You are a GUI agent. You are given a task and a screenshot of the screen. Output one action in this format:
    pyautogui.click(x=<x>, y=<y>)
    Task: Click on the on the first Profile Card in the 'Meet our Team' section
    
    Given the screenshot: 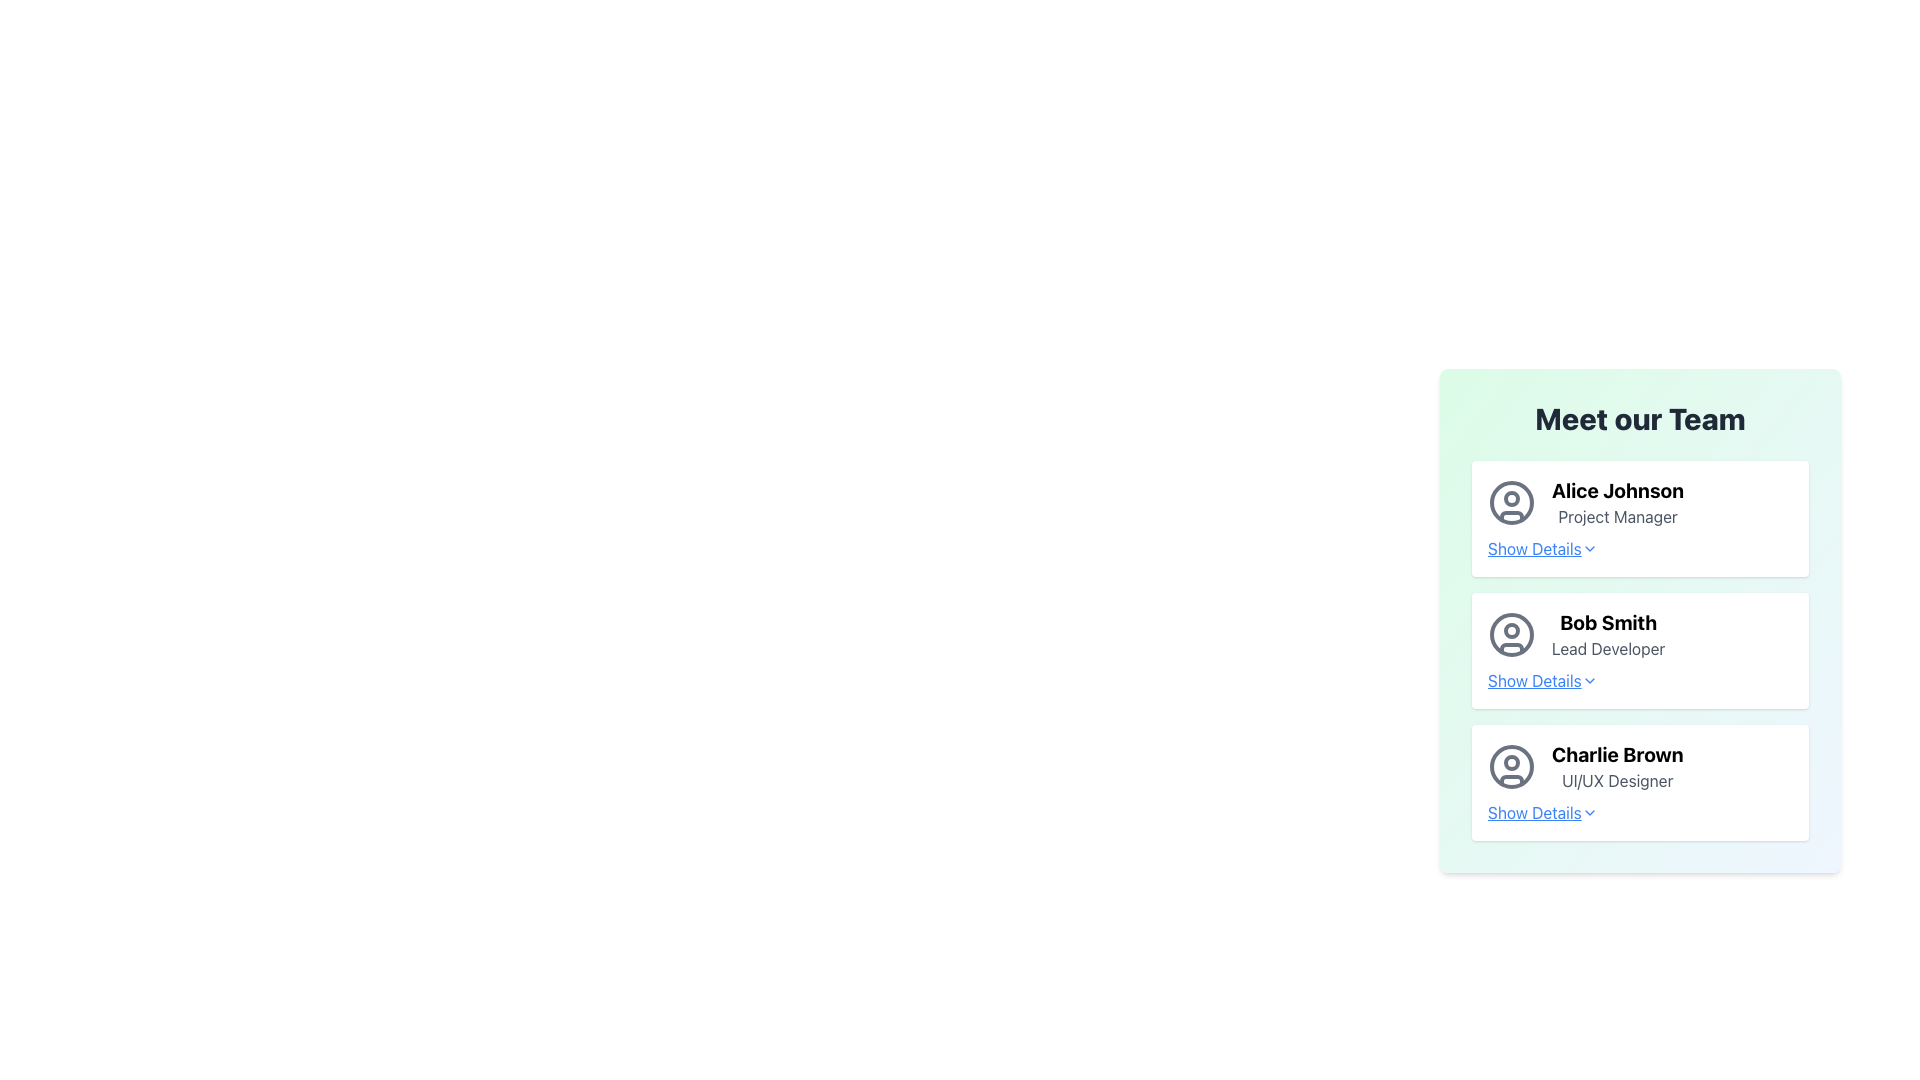 What is the action you would take?
    pyautogui.click(x=1640, y=501)
    